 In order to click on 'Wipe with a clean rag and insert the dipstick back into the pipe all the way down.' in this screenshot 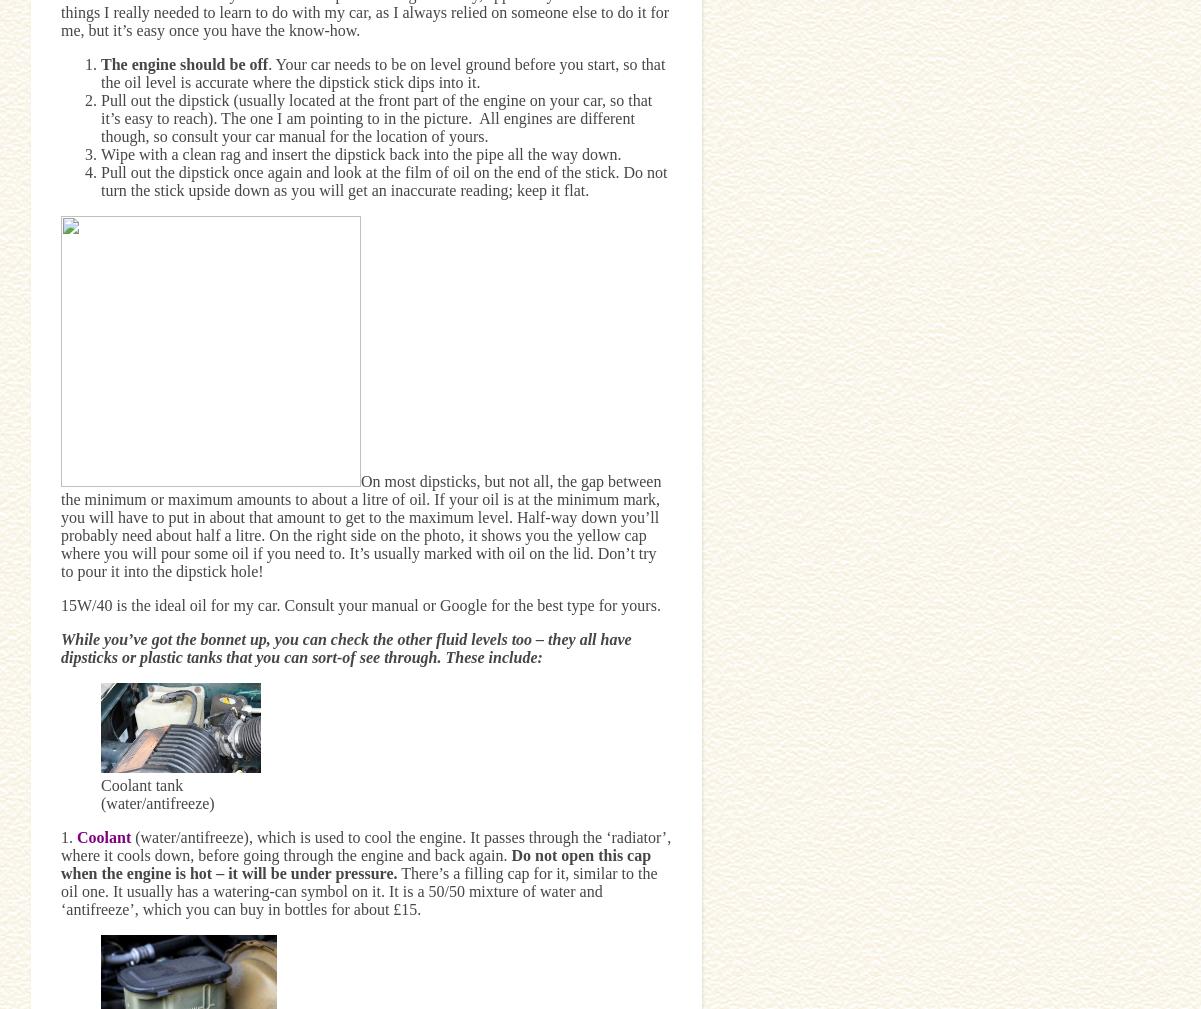, I will do `click(360, 152)`.